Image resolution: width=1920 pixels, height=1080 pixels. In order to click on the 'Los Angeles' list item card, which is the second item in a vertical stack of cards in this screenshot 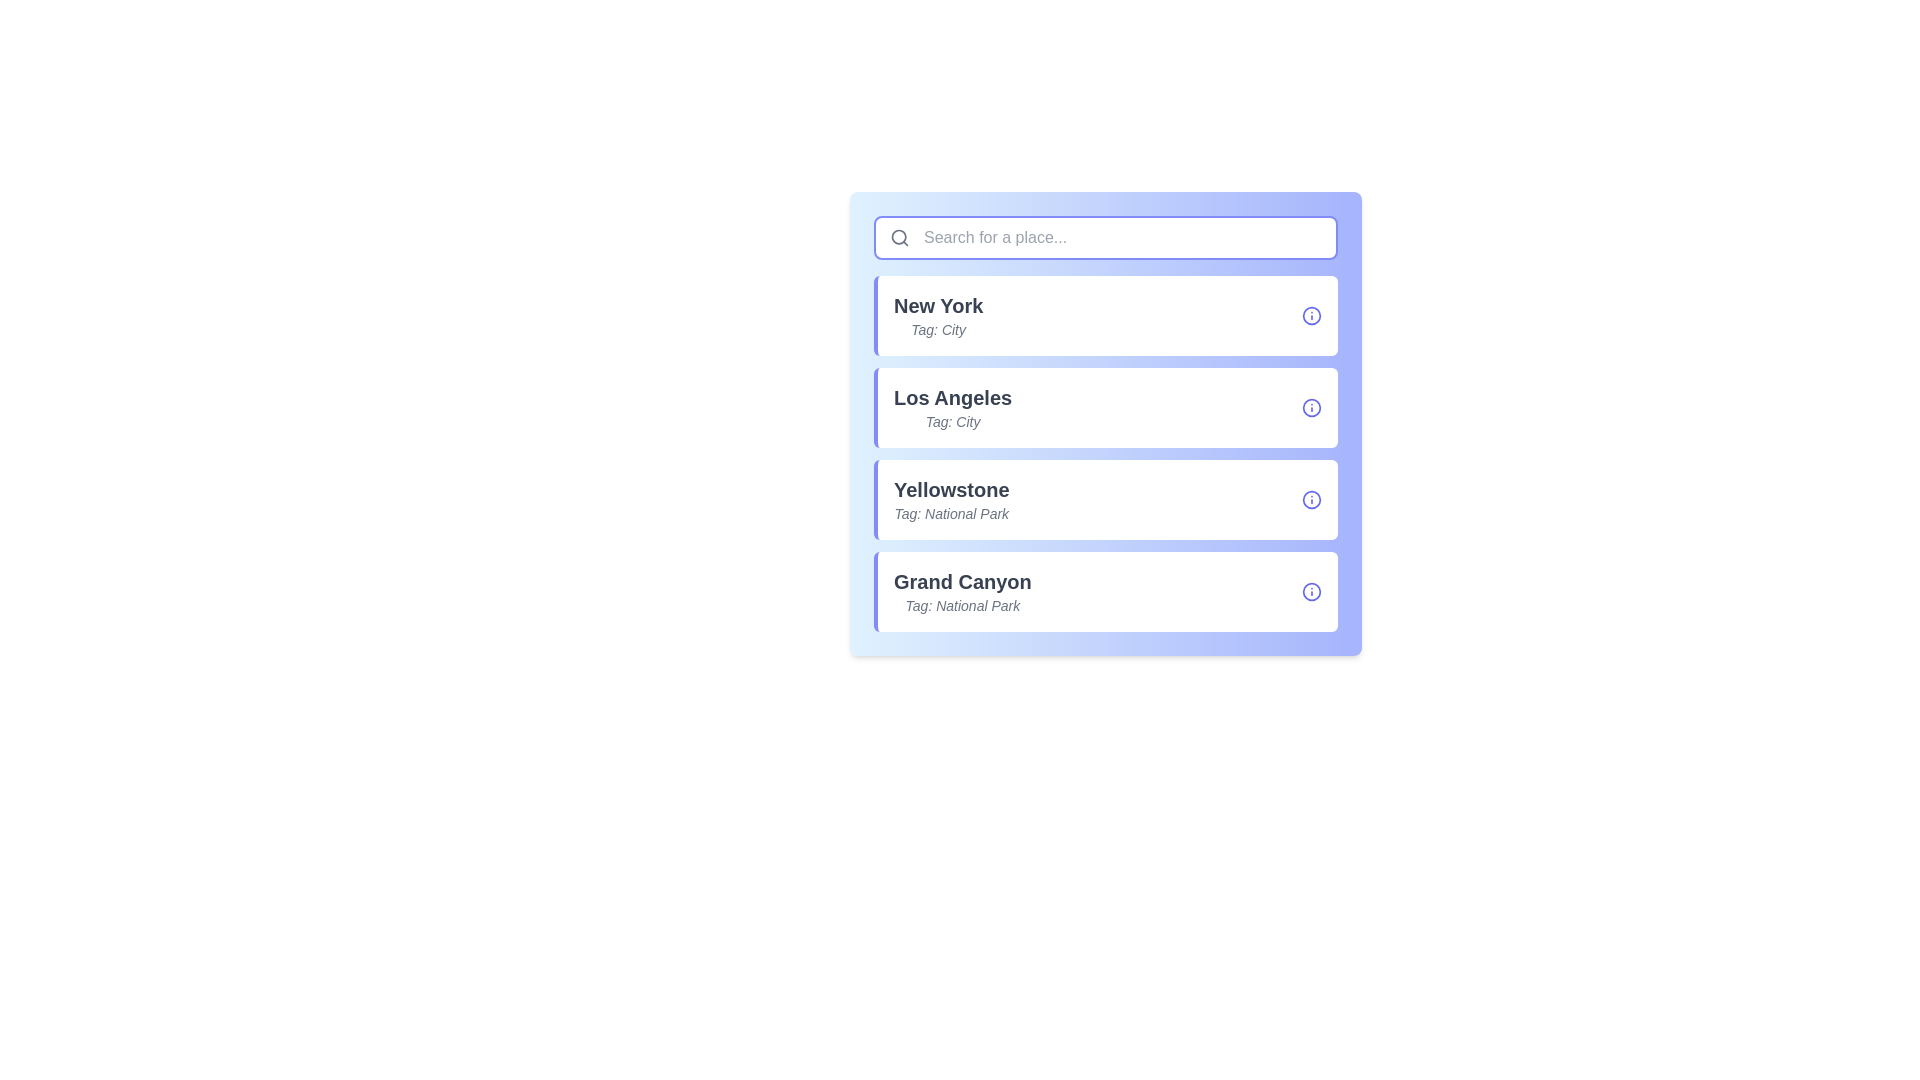, I will do `click(1104, 423)`.